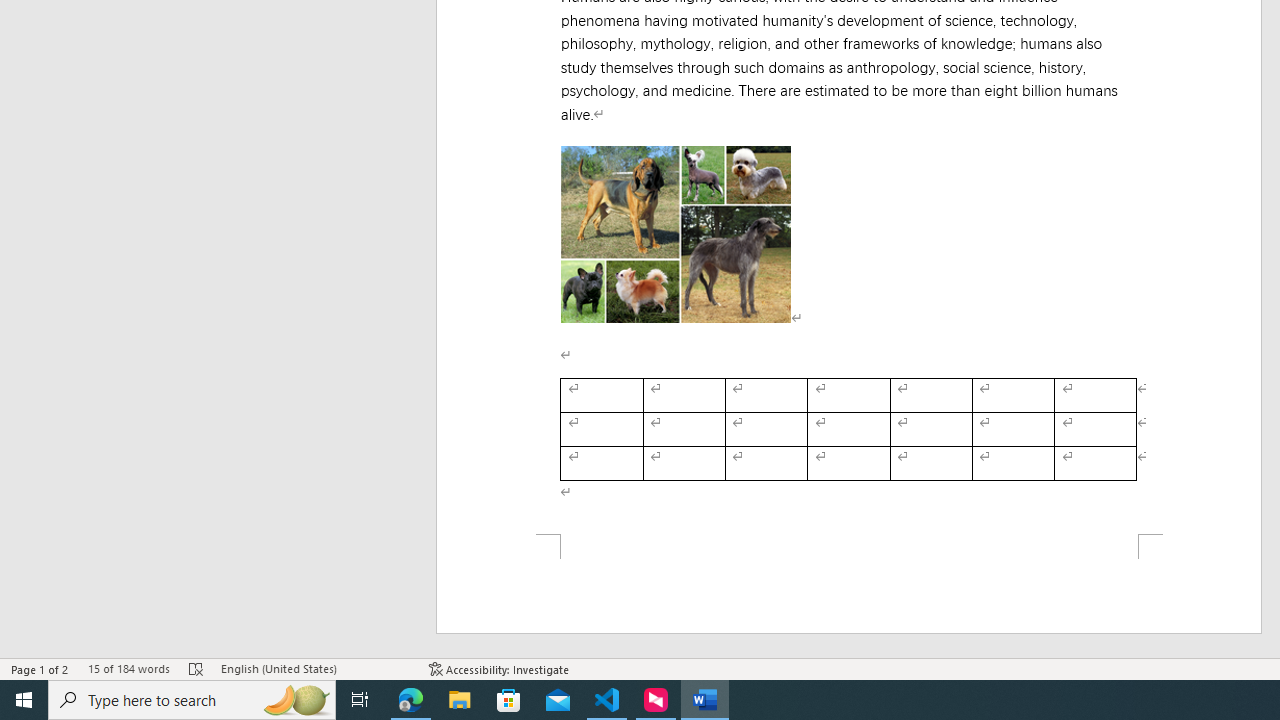 The width and height of the screenshot is (1280, 720). Describe the element at coordinates (675, 233) in the screenshot. I see `'Morphological variation in six dogs'` at that location.